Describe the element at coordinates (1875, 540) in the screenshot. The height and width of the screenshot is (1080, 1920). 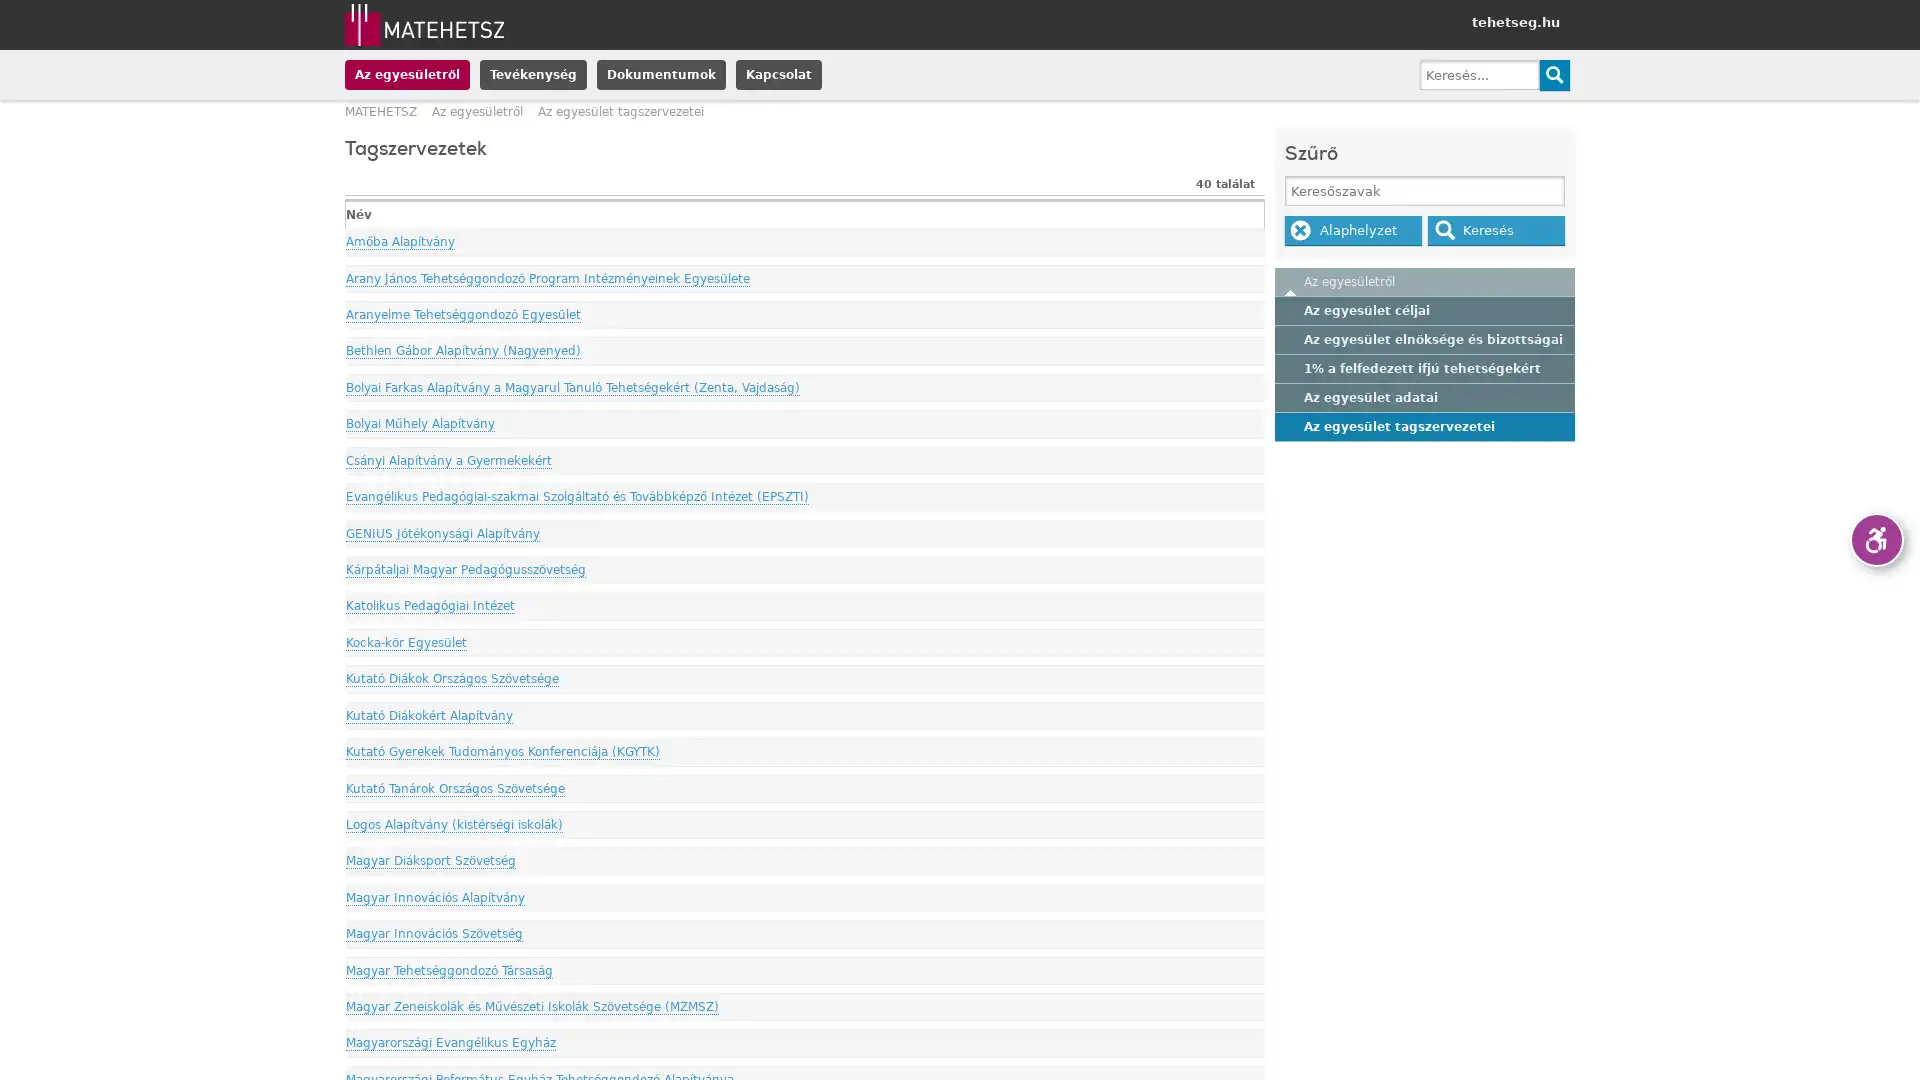
I see `Akadalymentes verzio` at that location.